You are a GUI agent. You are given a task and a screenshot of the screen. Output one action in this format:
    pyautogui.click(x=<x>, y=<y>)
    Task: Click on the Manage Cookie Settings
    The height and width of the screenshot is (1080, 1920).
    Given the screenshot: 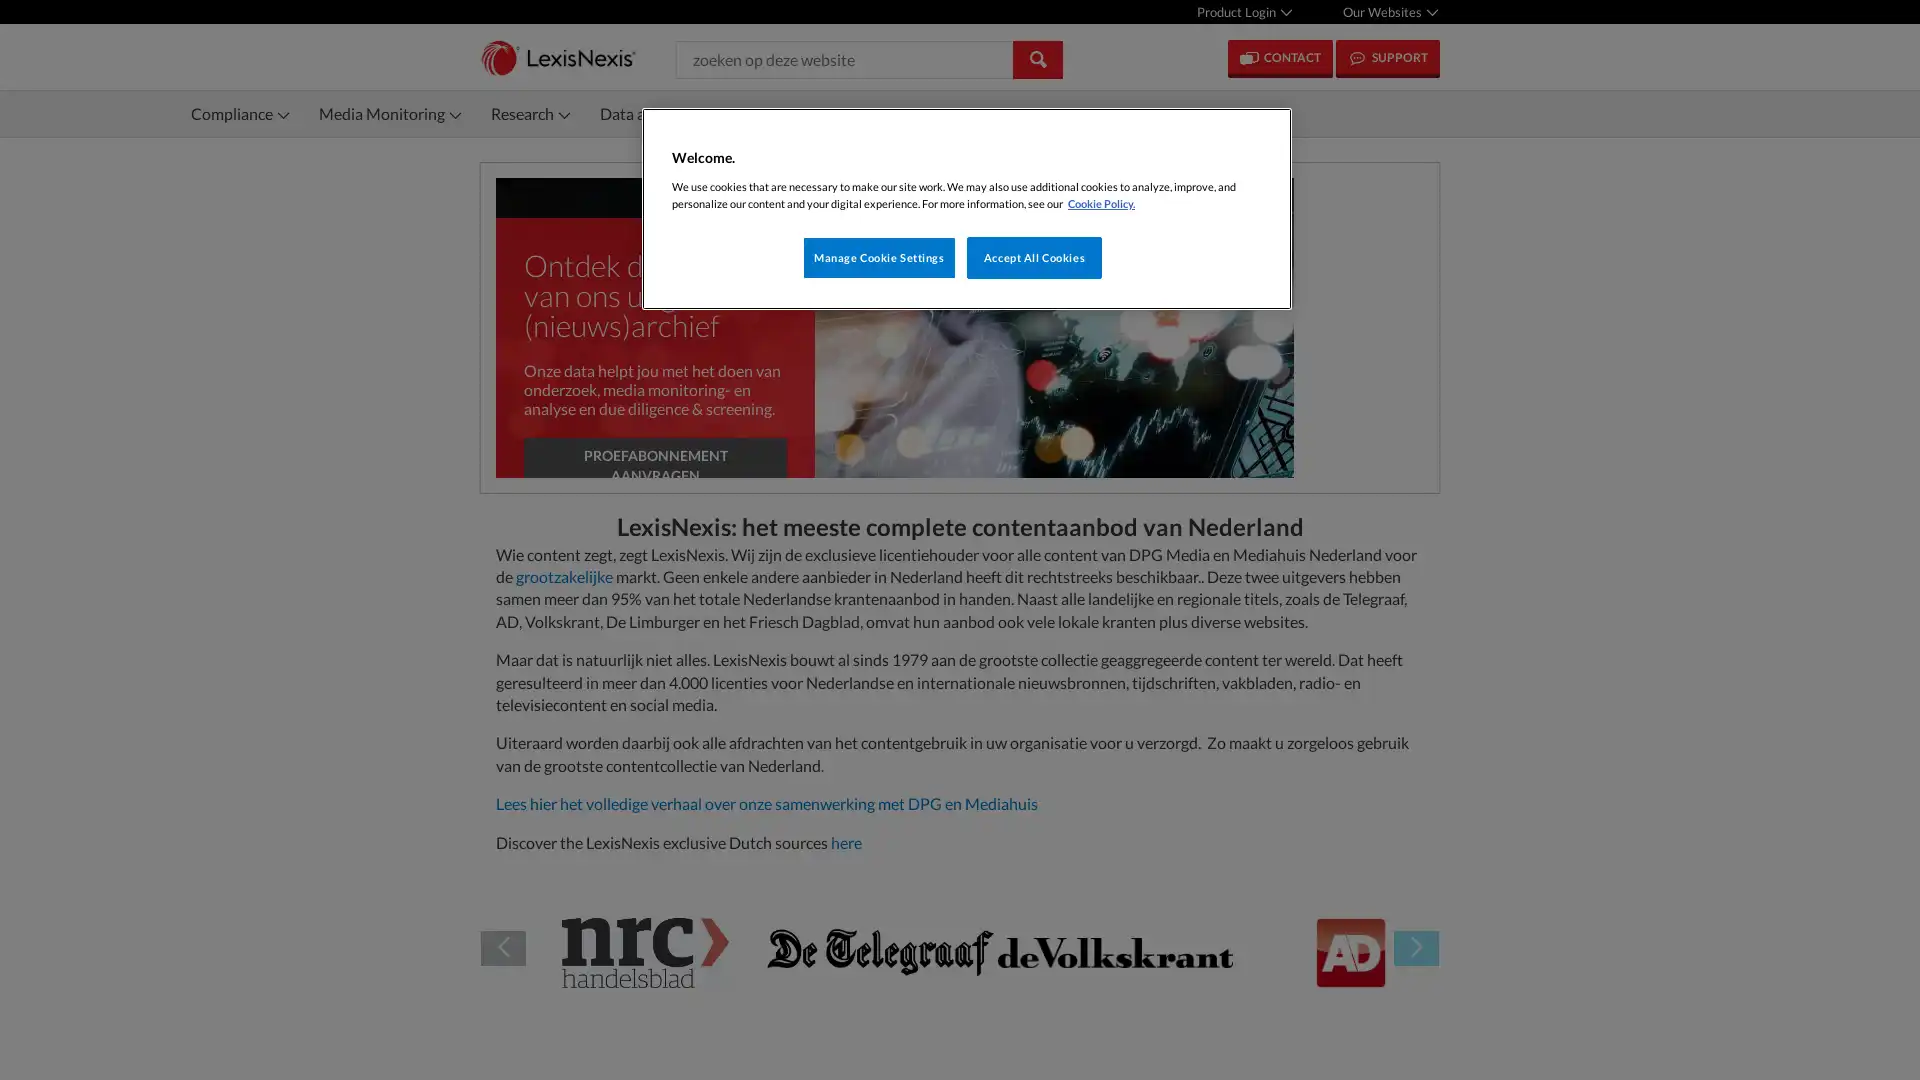 What is the action you would take?
    pyautogui.click(x=878, y=256)
    